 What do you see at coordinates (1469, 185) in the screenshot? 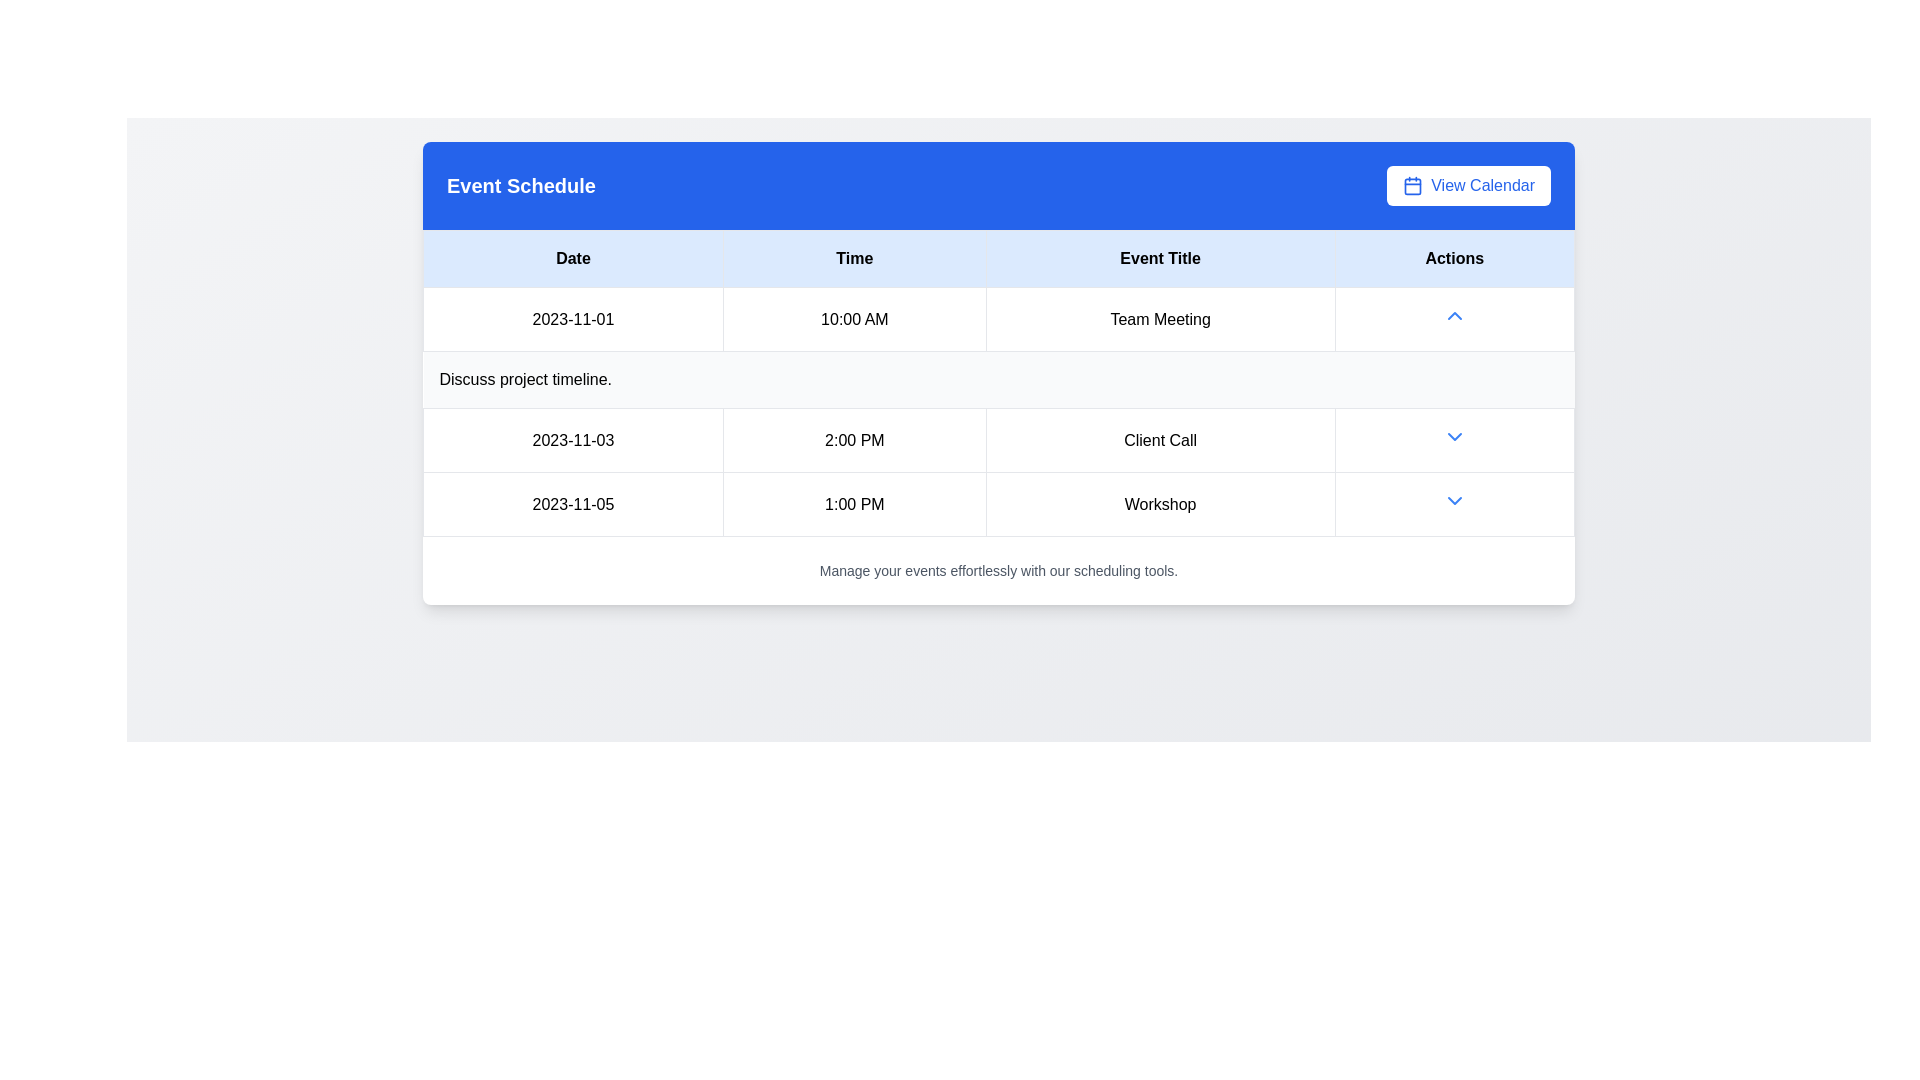
I see `the button with white background and blue text that reads 'View Calendar', located in the top-right corner of the 'Event Schedule' panel` at bounding box center [1469, 185].